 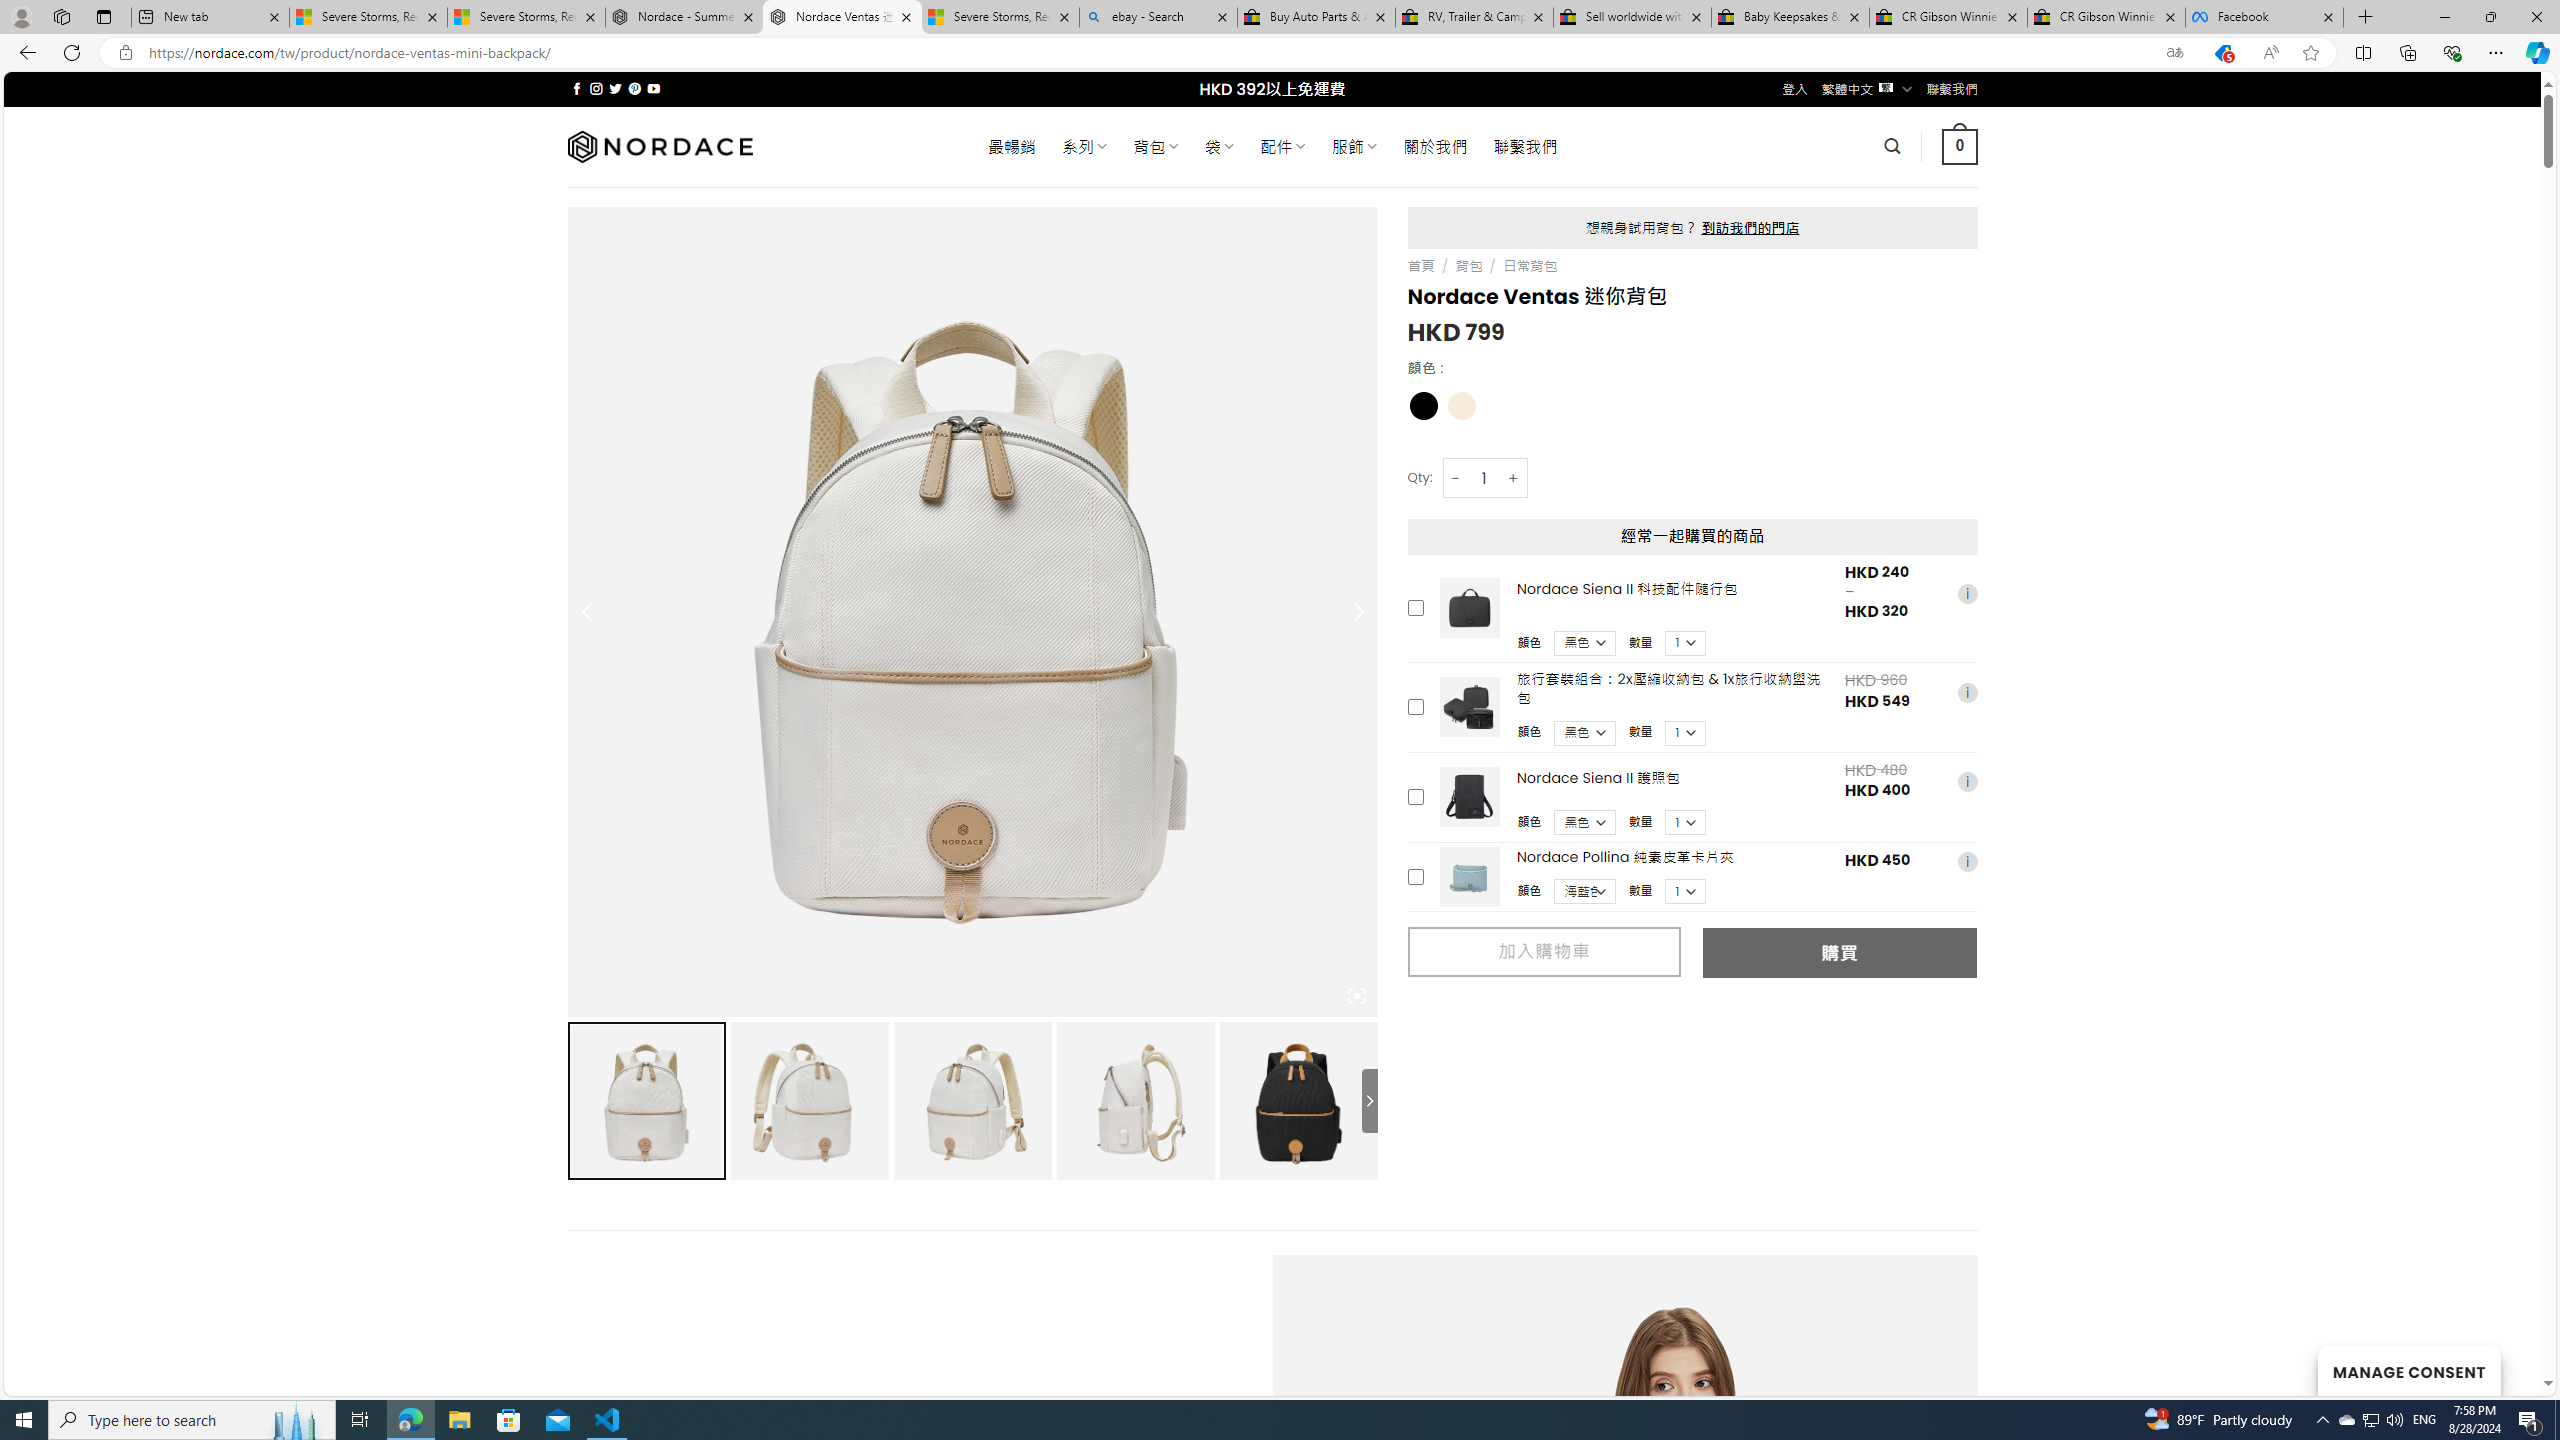 What do you see at coordinates (1455, 478) in the screenshot?
I see `'-'` at bounding box center [1455, 478].